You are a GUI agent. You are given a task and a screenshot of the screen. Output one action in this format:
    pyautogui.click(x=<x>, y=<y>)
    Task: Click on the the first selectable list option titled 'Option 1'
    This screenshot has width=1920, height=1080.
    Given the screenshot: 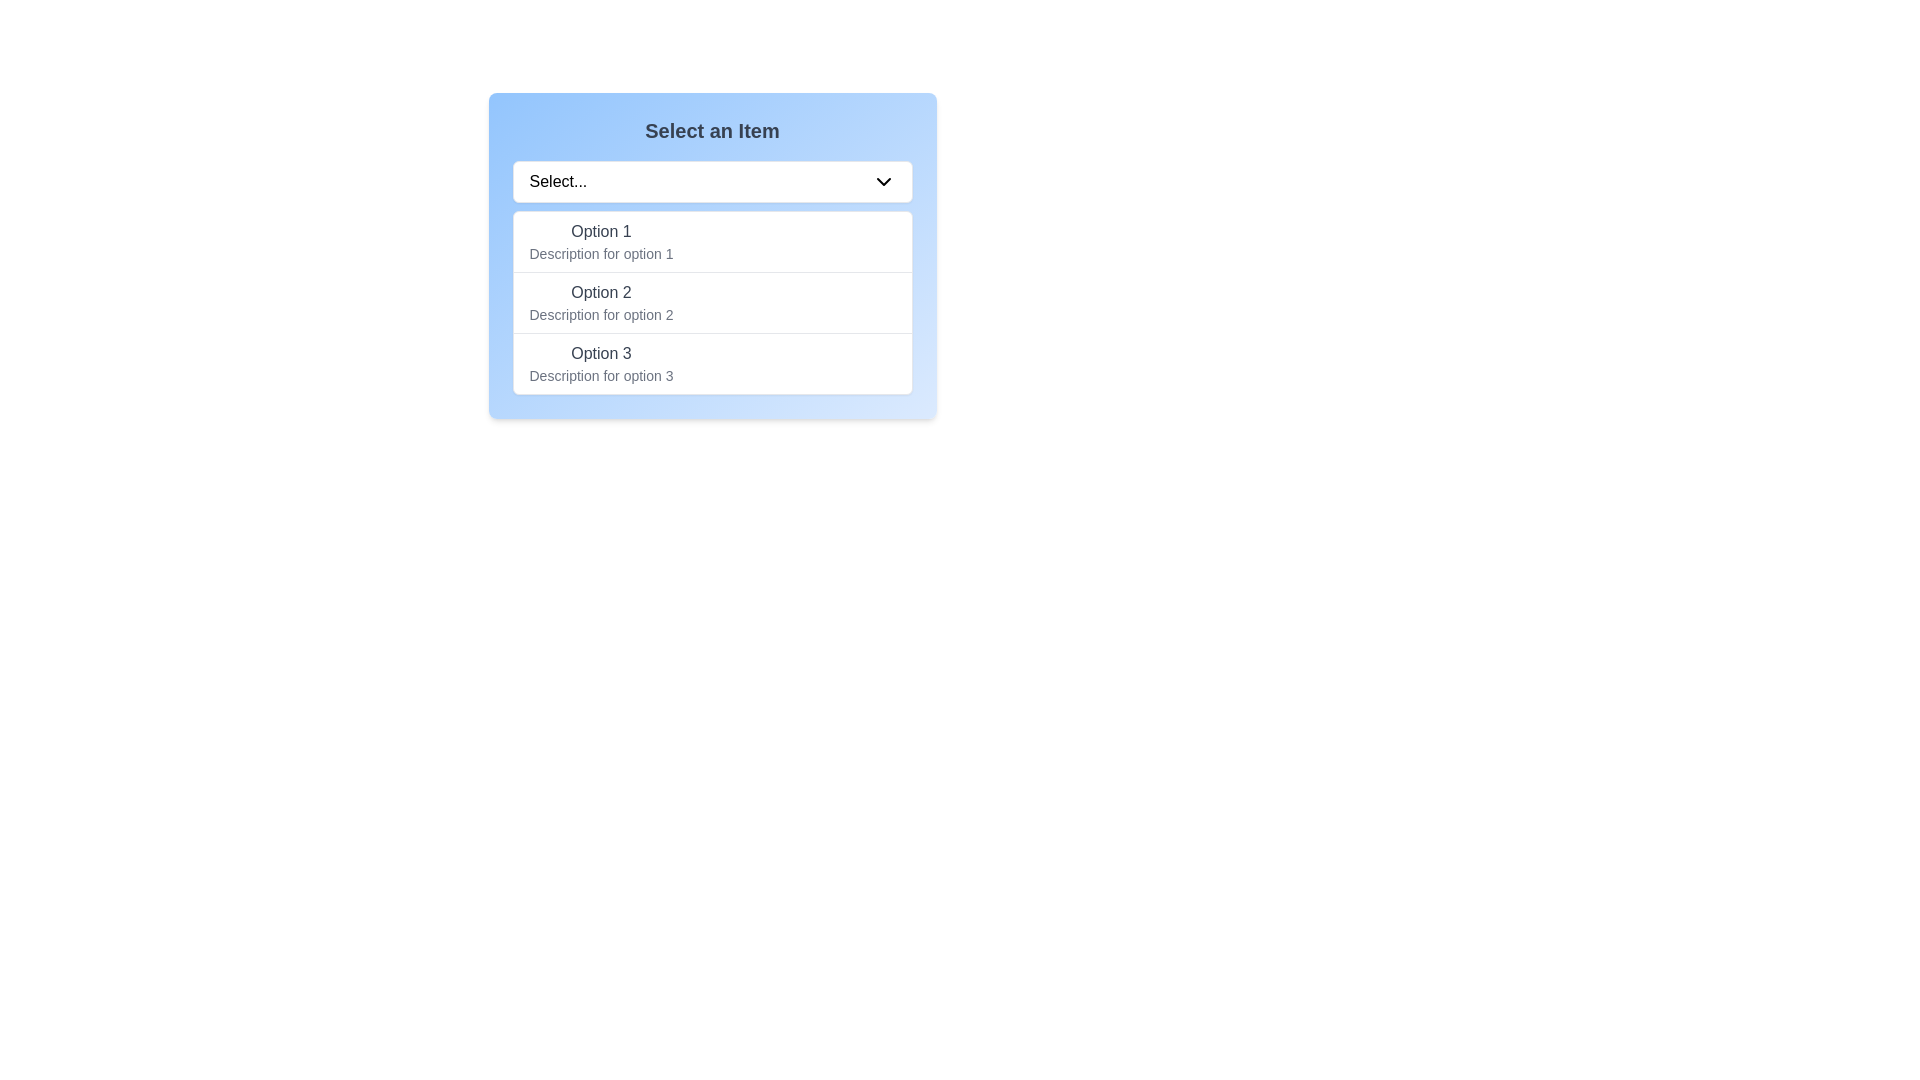 What is the action you would take?
    pyautogui.click(x=712, y=241)
    